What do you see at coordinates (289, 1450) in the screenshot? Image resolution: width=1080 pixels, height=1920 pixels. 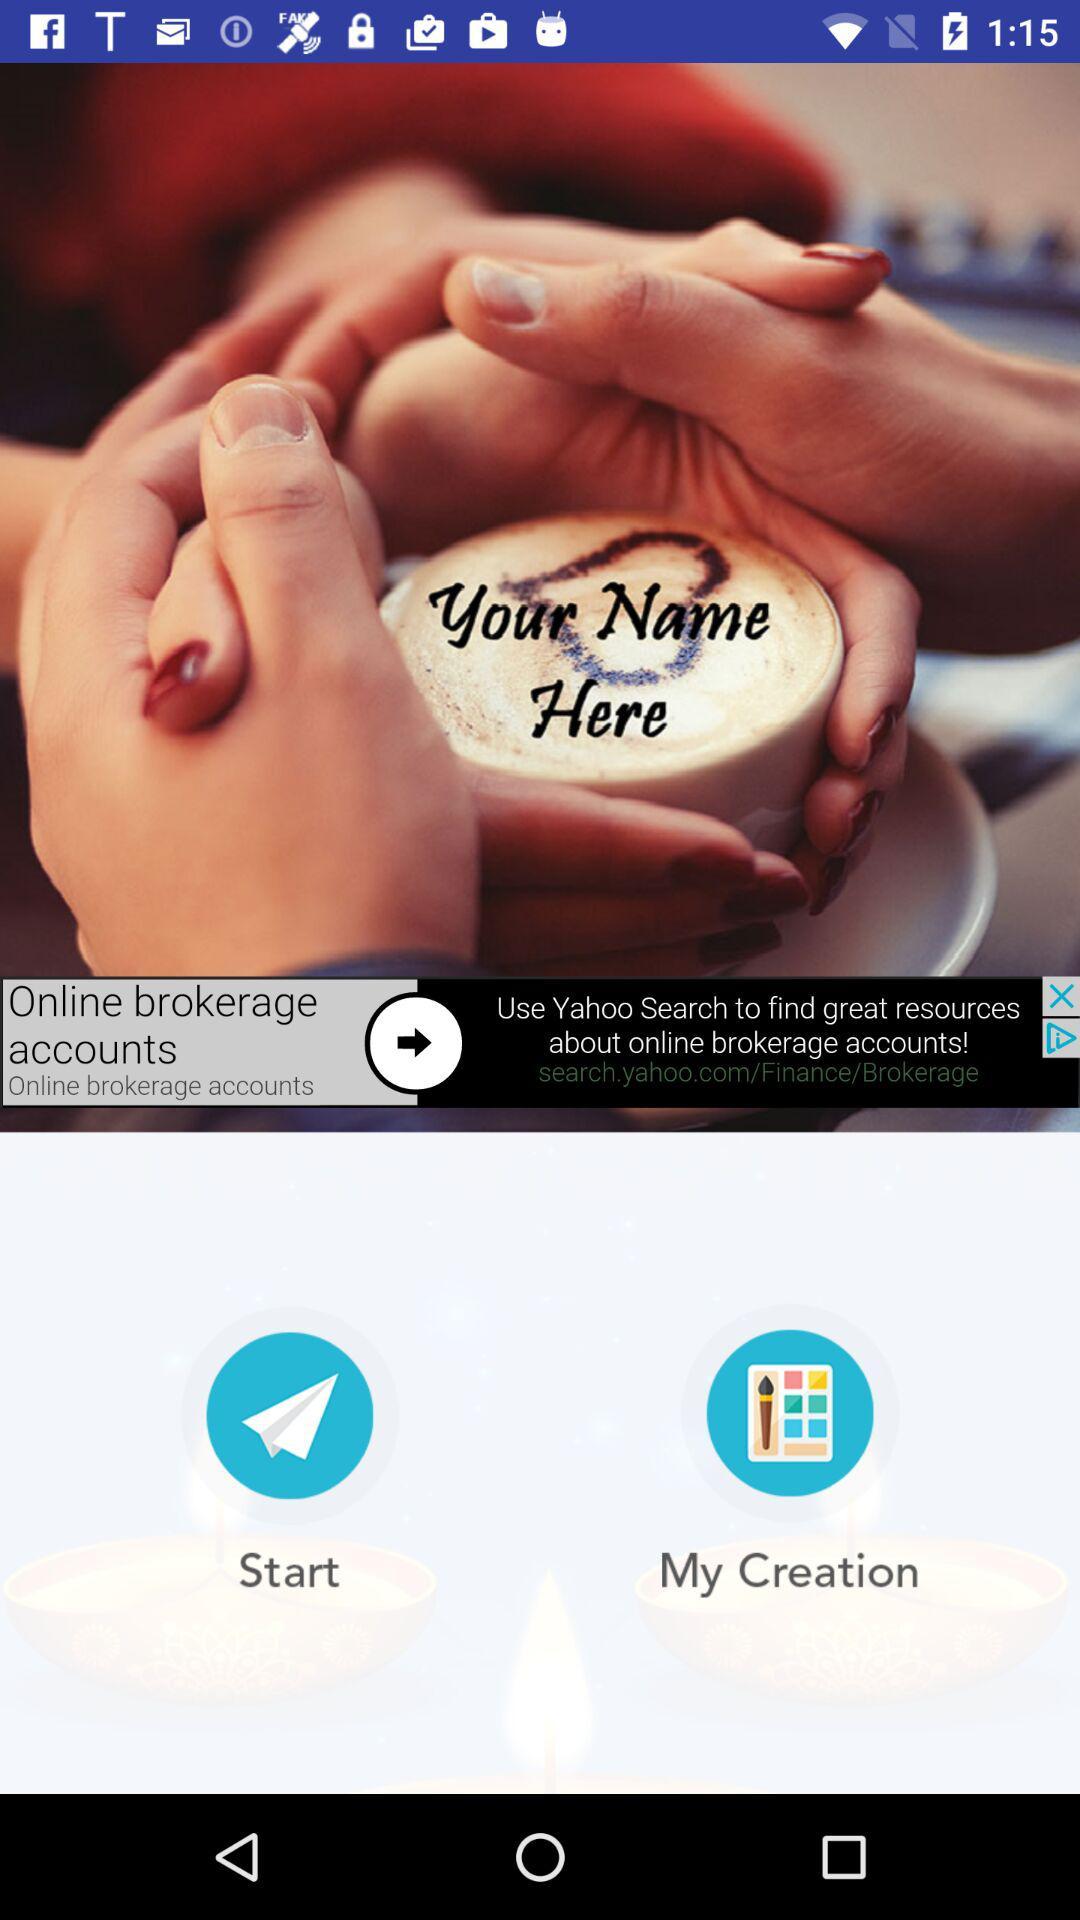 I see `statr icon` at bounding box center [289, 1450].